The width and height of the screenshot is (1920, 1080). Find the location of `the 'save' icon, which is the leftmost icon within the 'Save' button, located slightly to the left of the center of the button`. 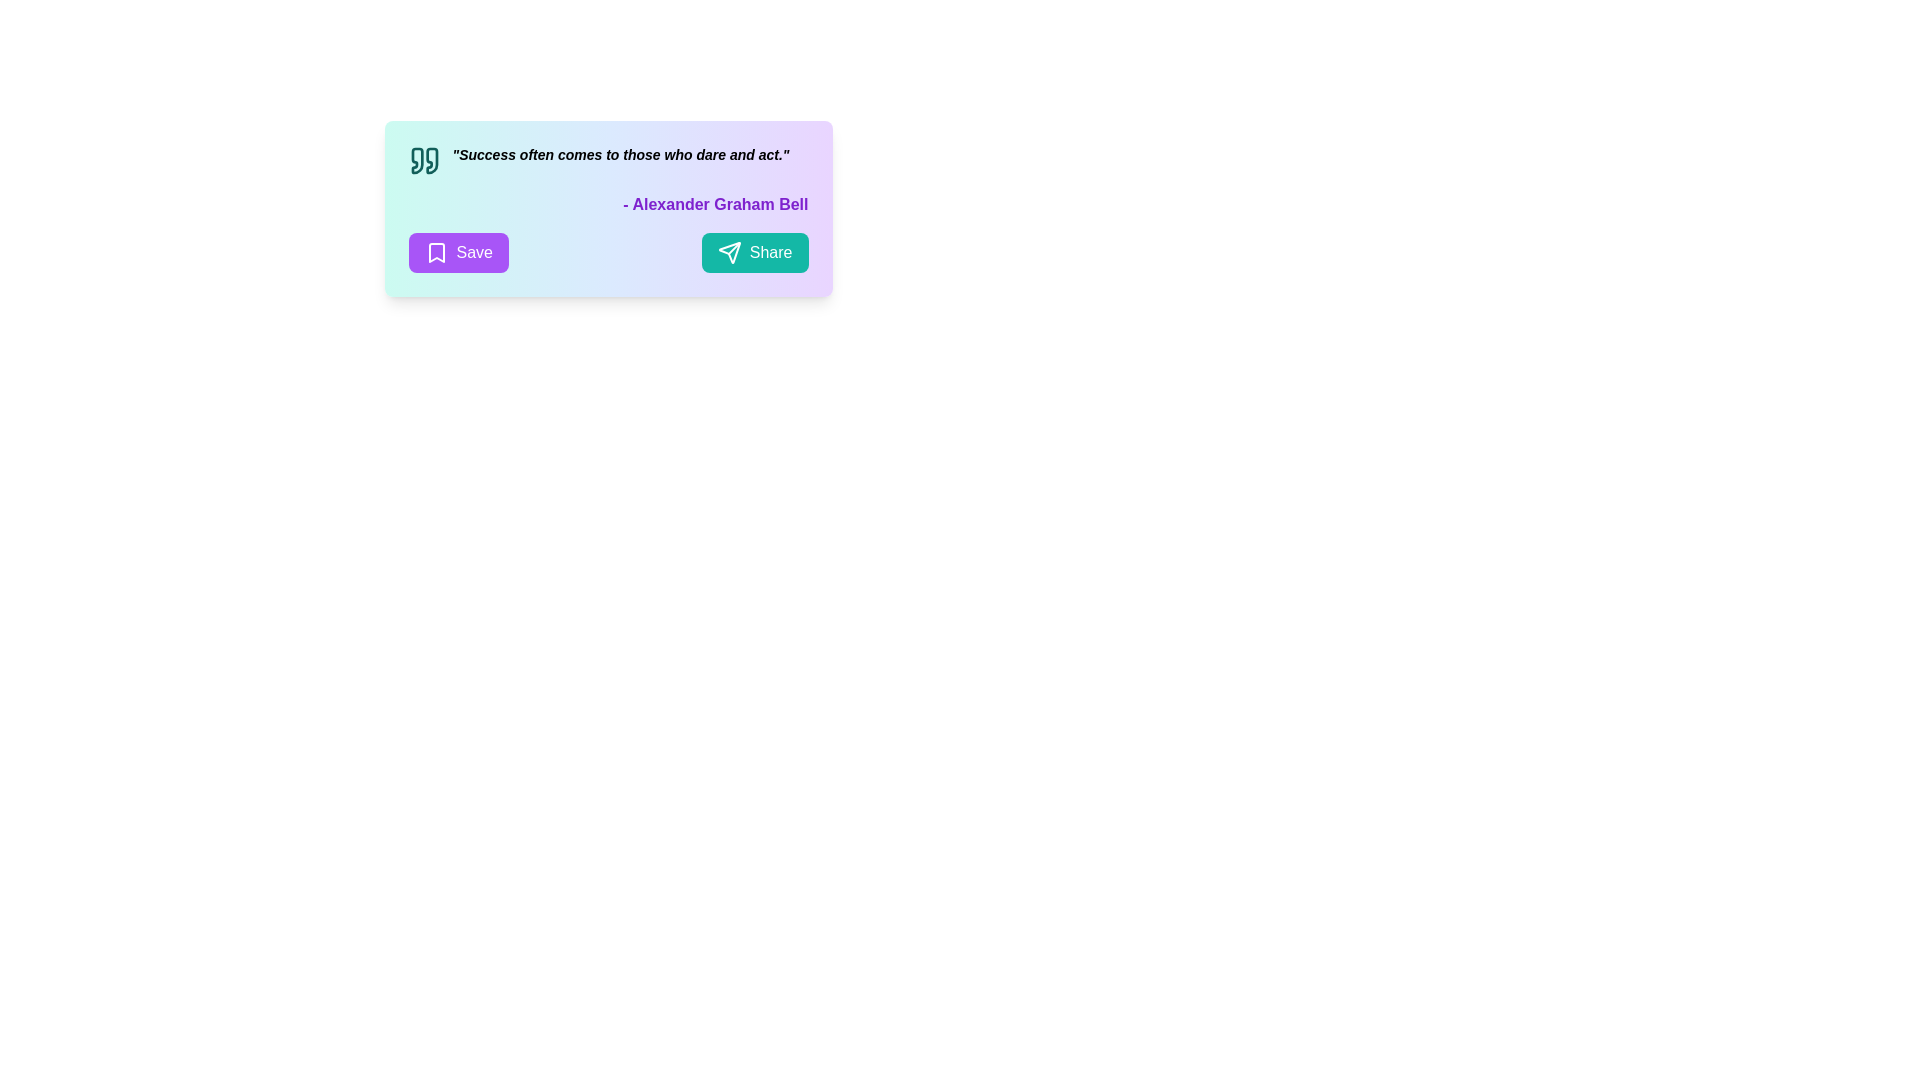

the 'save' icon, which is the leftmost icon within the 'Save' button, located slightly to the left of the center of the button is located at coordinates (435, 252).